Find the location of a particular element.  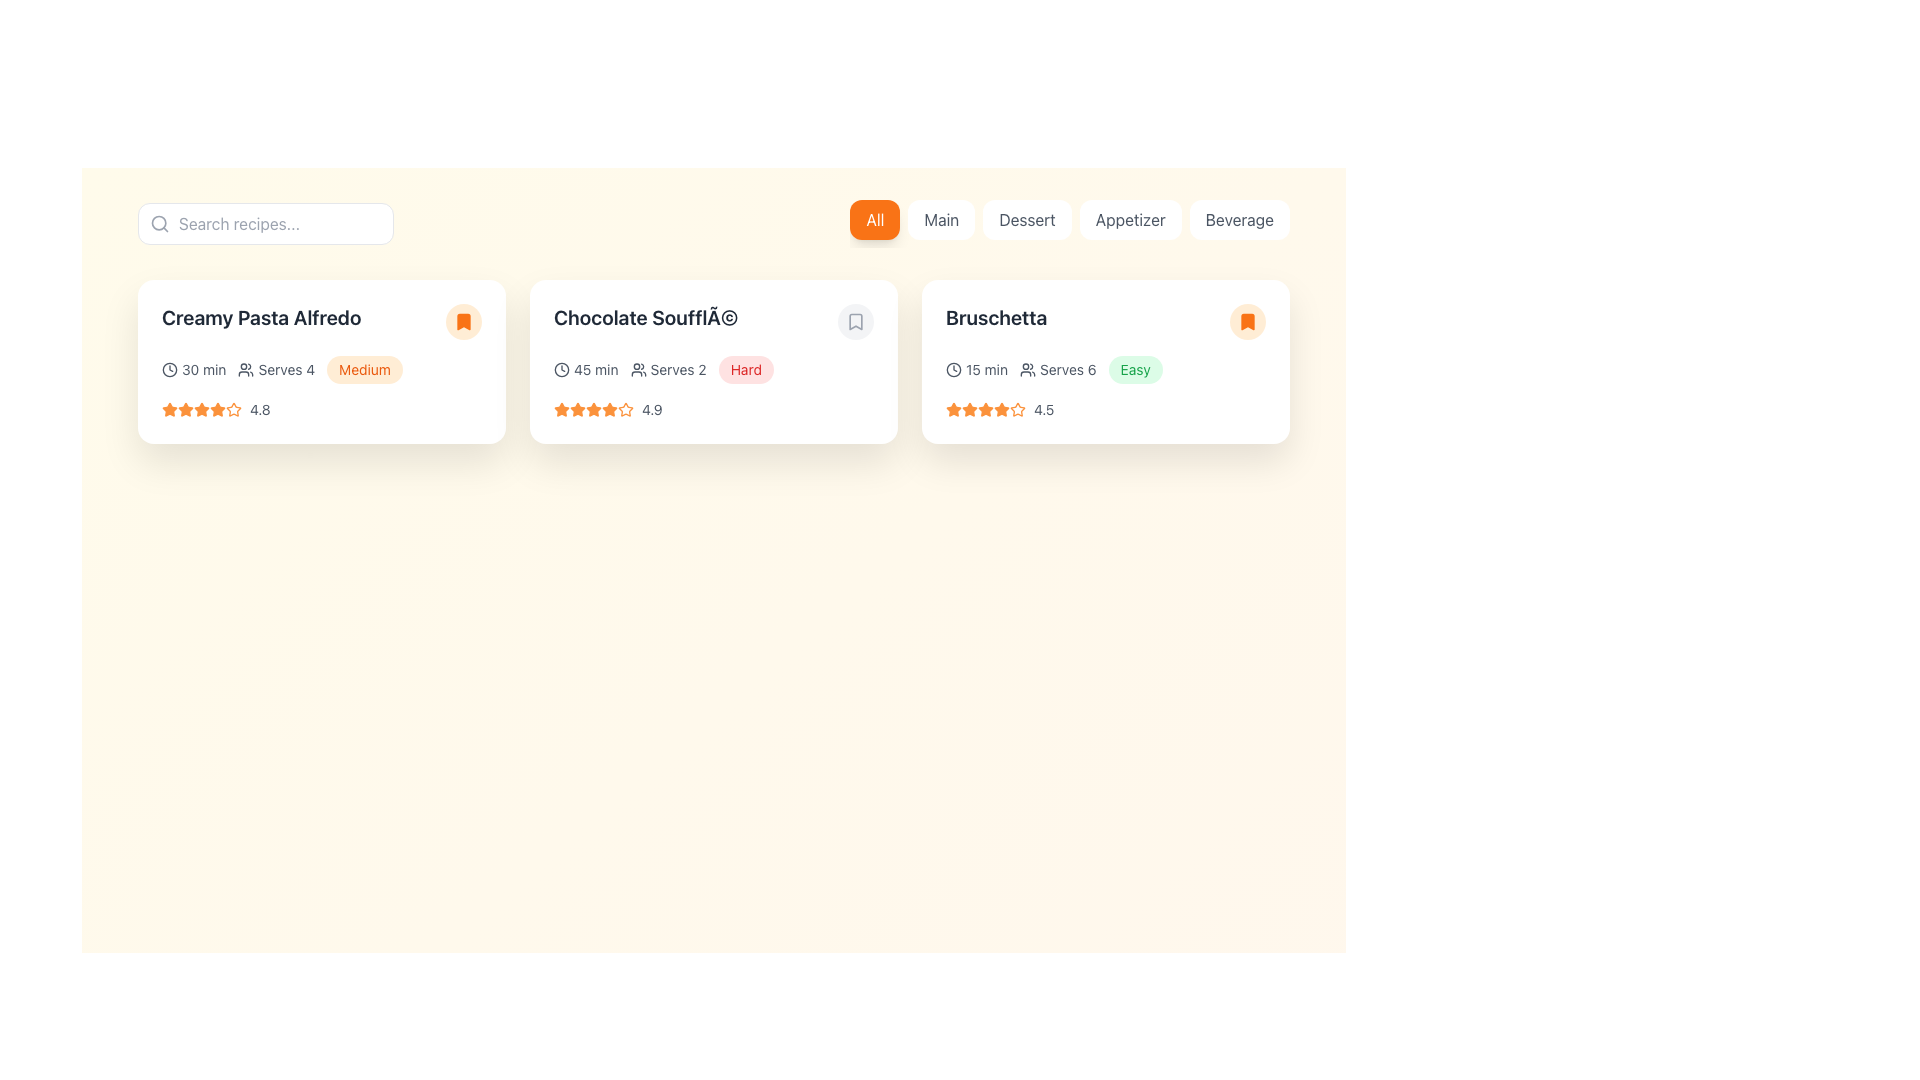

the last star-shaped icon in the rating section for the 'Bruschetta' recipe card is located at coordinates (969, 408).